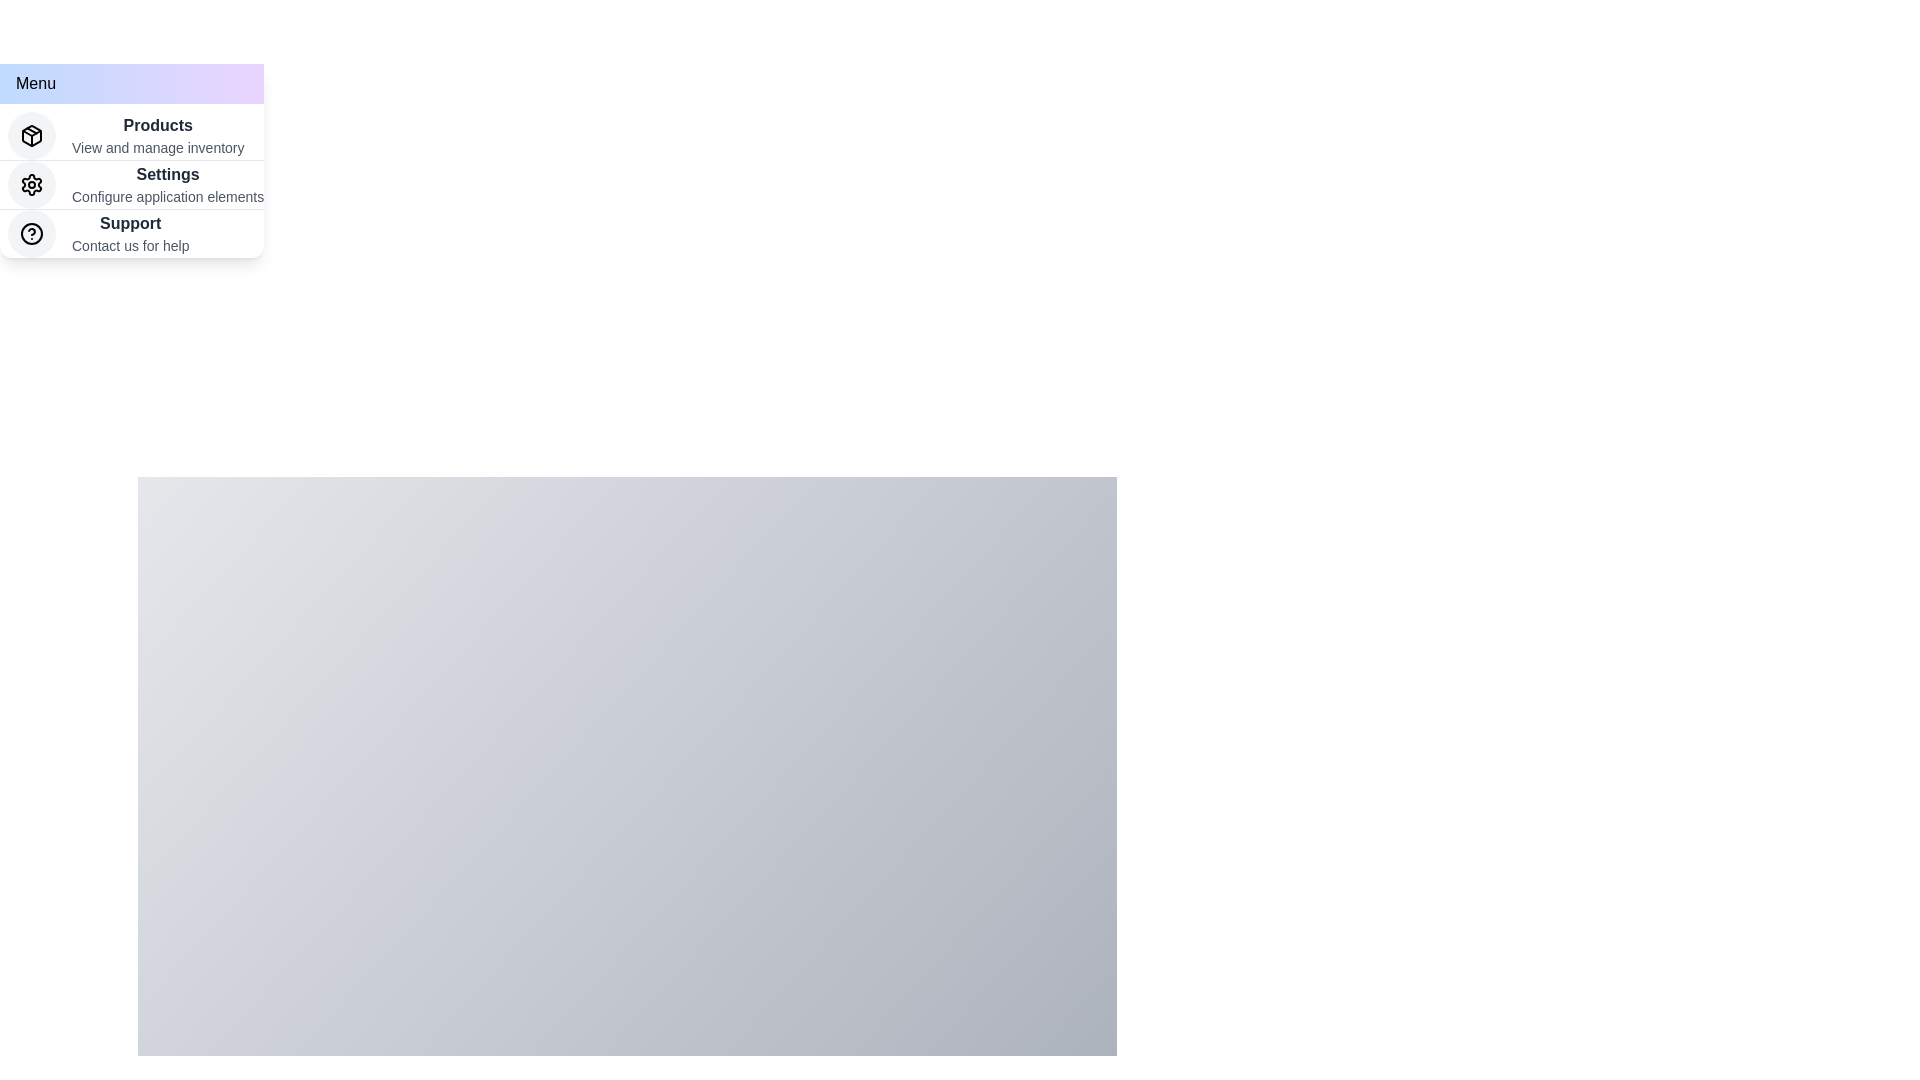  Describe the element at coordinates (157, 126) in the screenshot. I see `the 'Products' menu item to select it` at that location.